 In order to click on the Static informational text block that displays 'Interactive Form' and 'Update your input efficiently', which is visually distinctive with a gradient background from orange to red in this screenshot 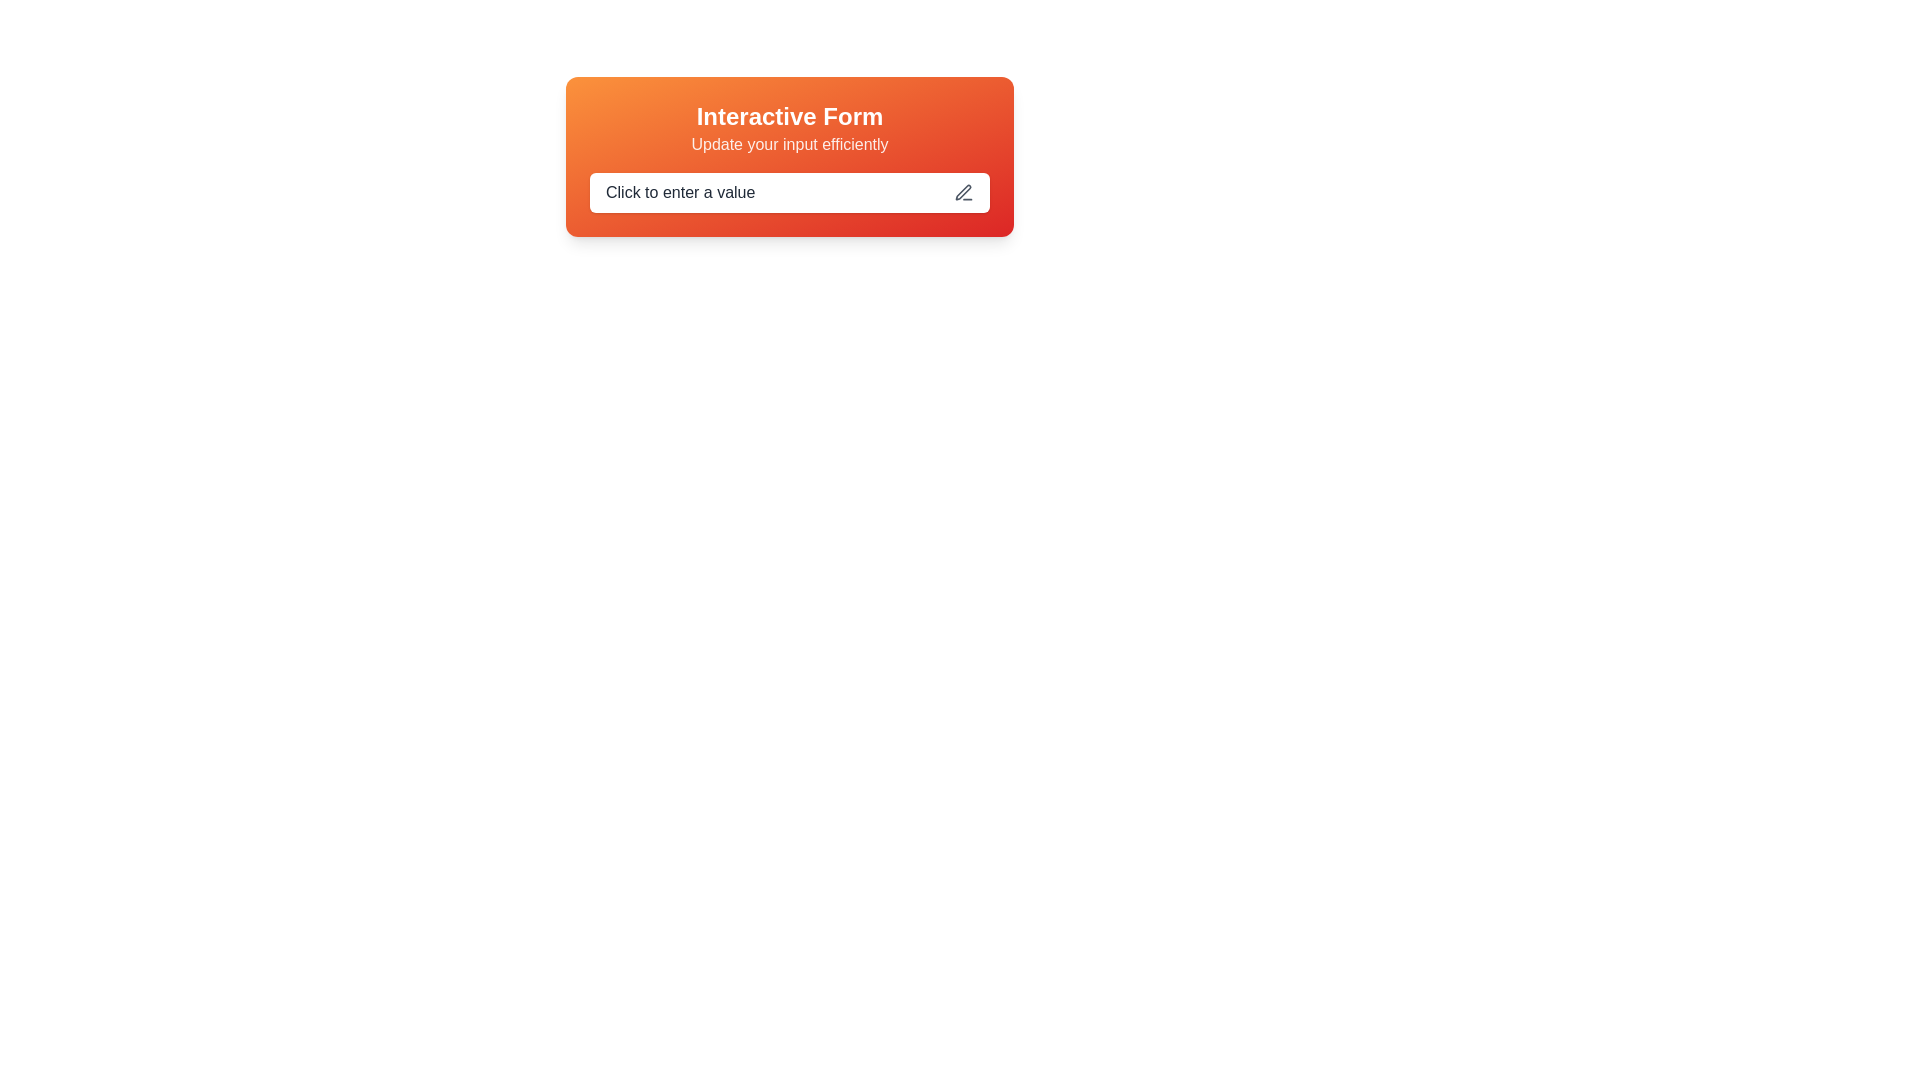, I will do `click(789, 128)`.